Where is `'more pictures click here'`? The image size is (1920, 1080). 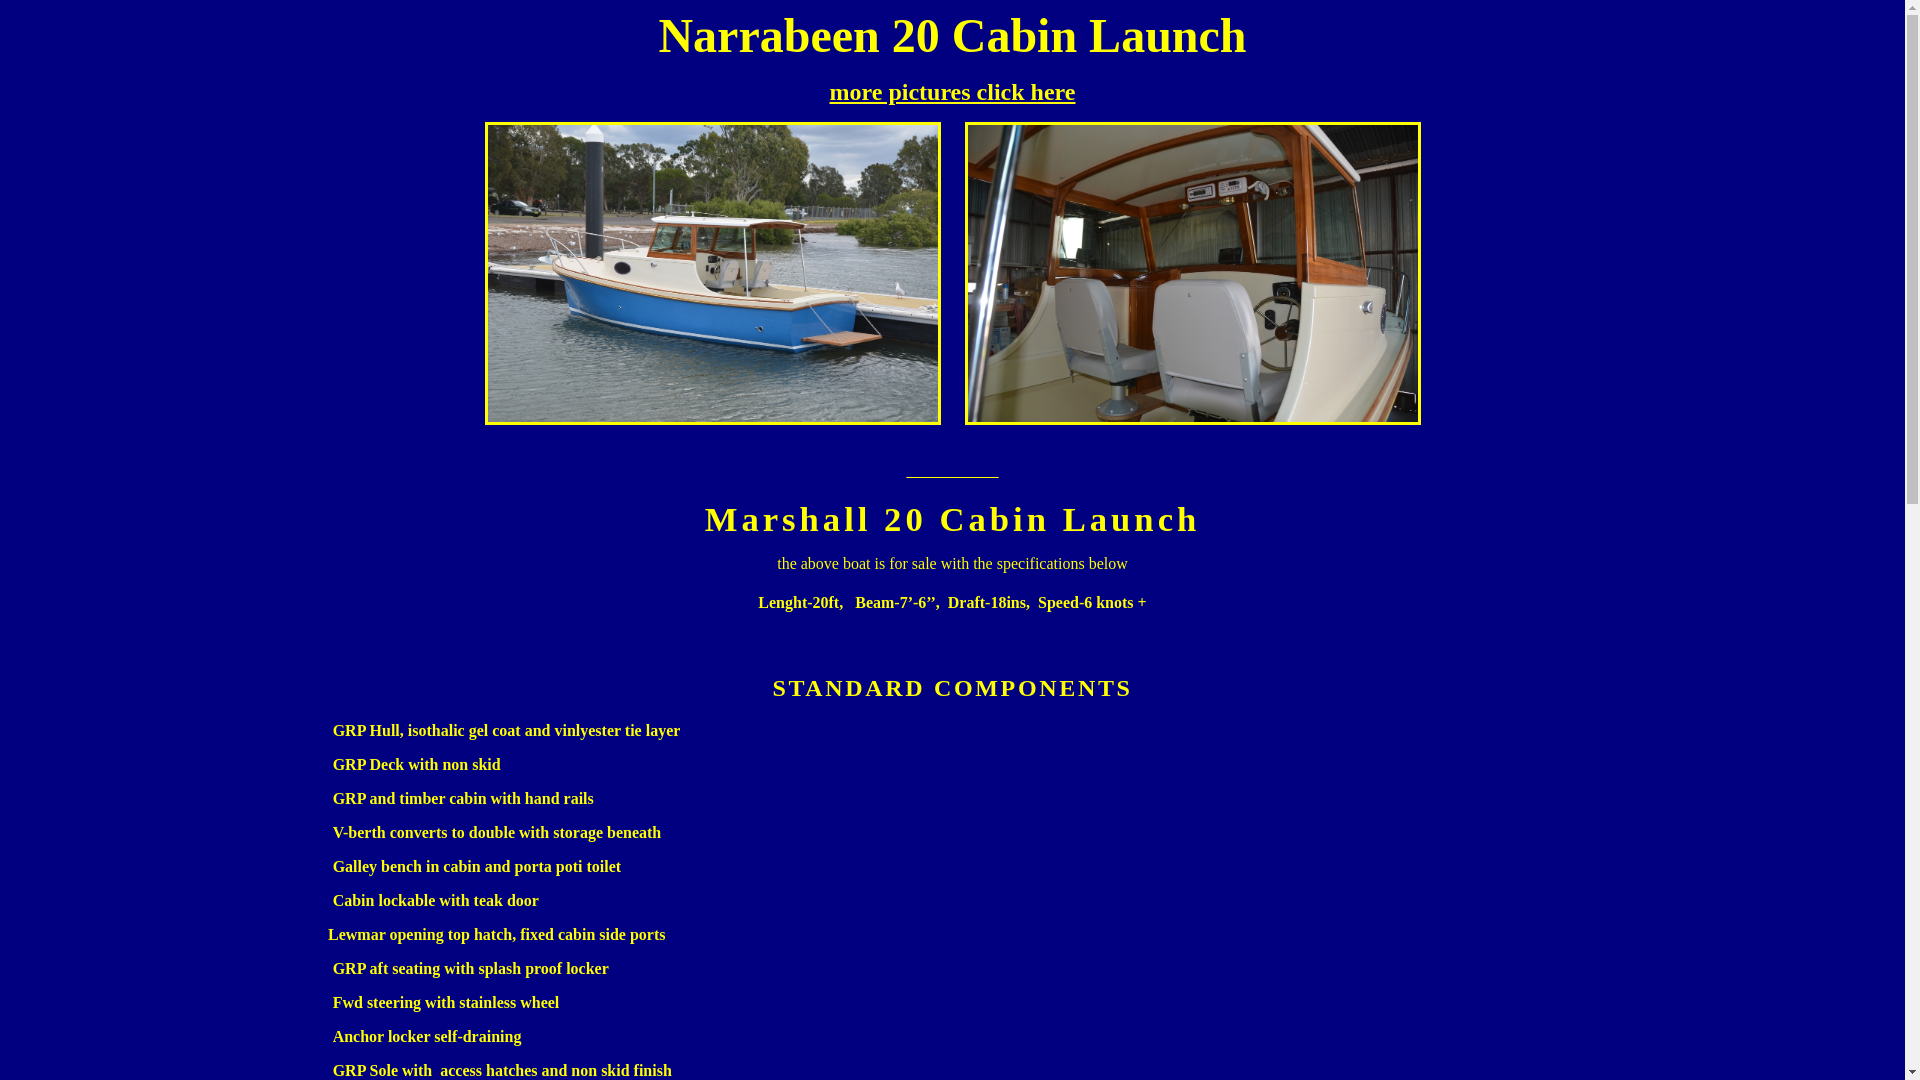
'more pictures click here' is located at coordinates (830, 92).